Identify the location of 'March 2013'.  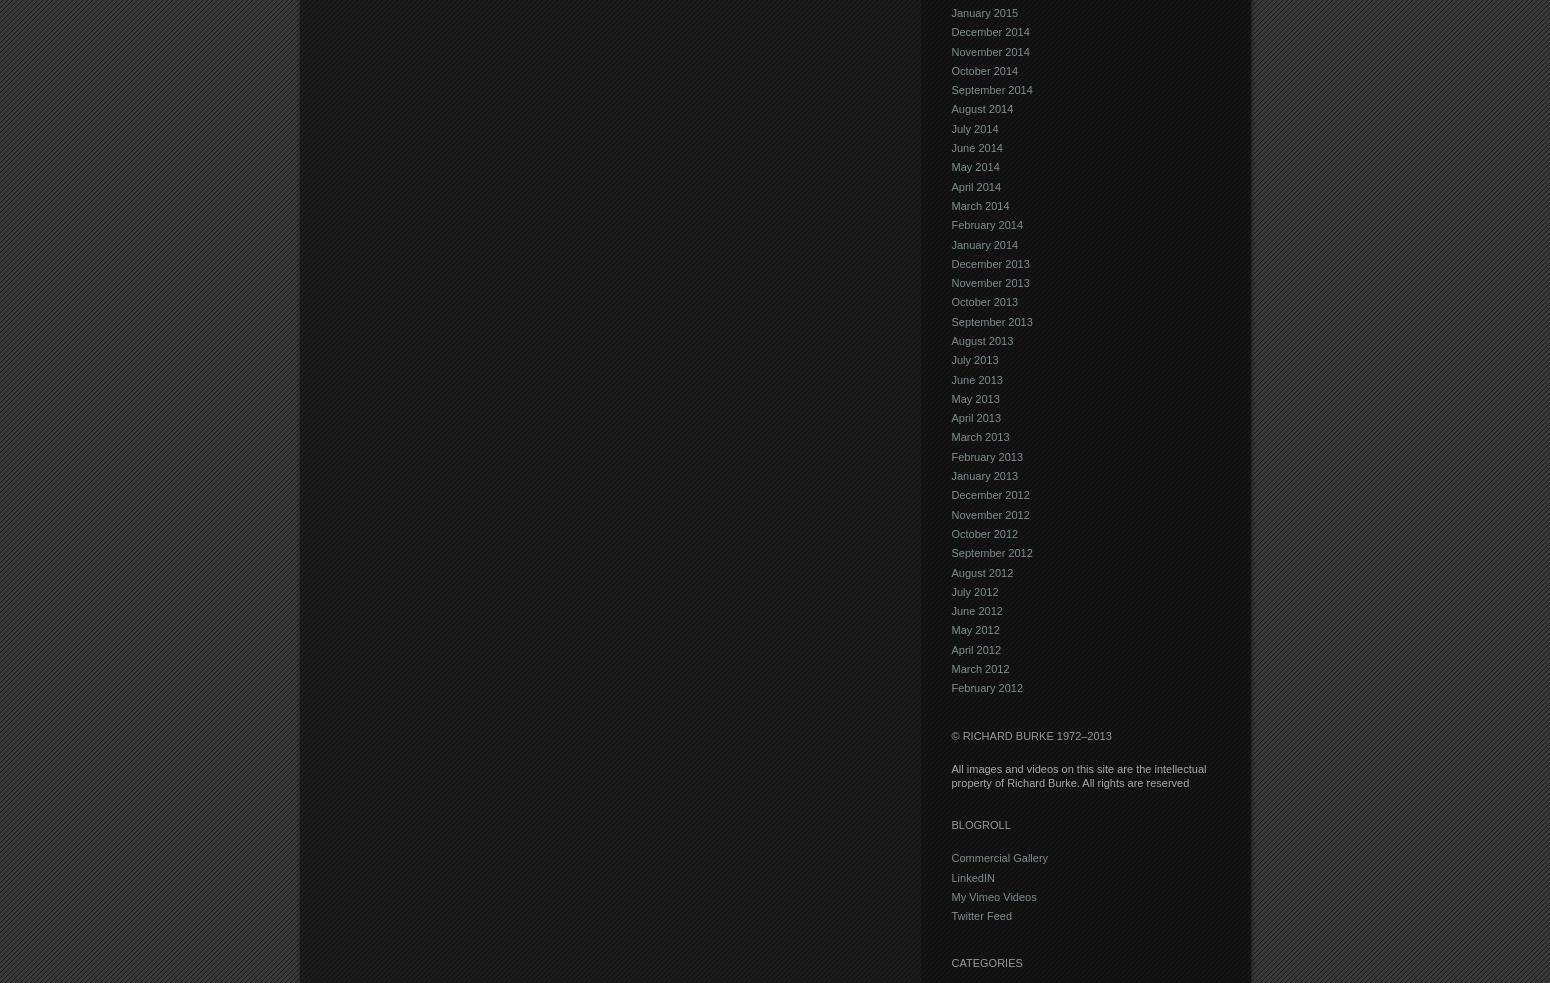
(949, 436).